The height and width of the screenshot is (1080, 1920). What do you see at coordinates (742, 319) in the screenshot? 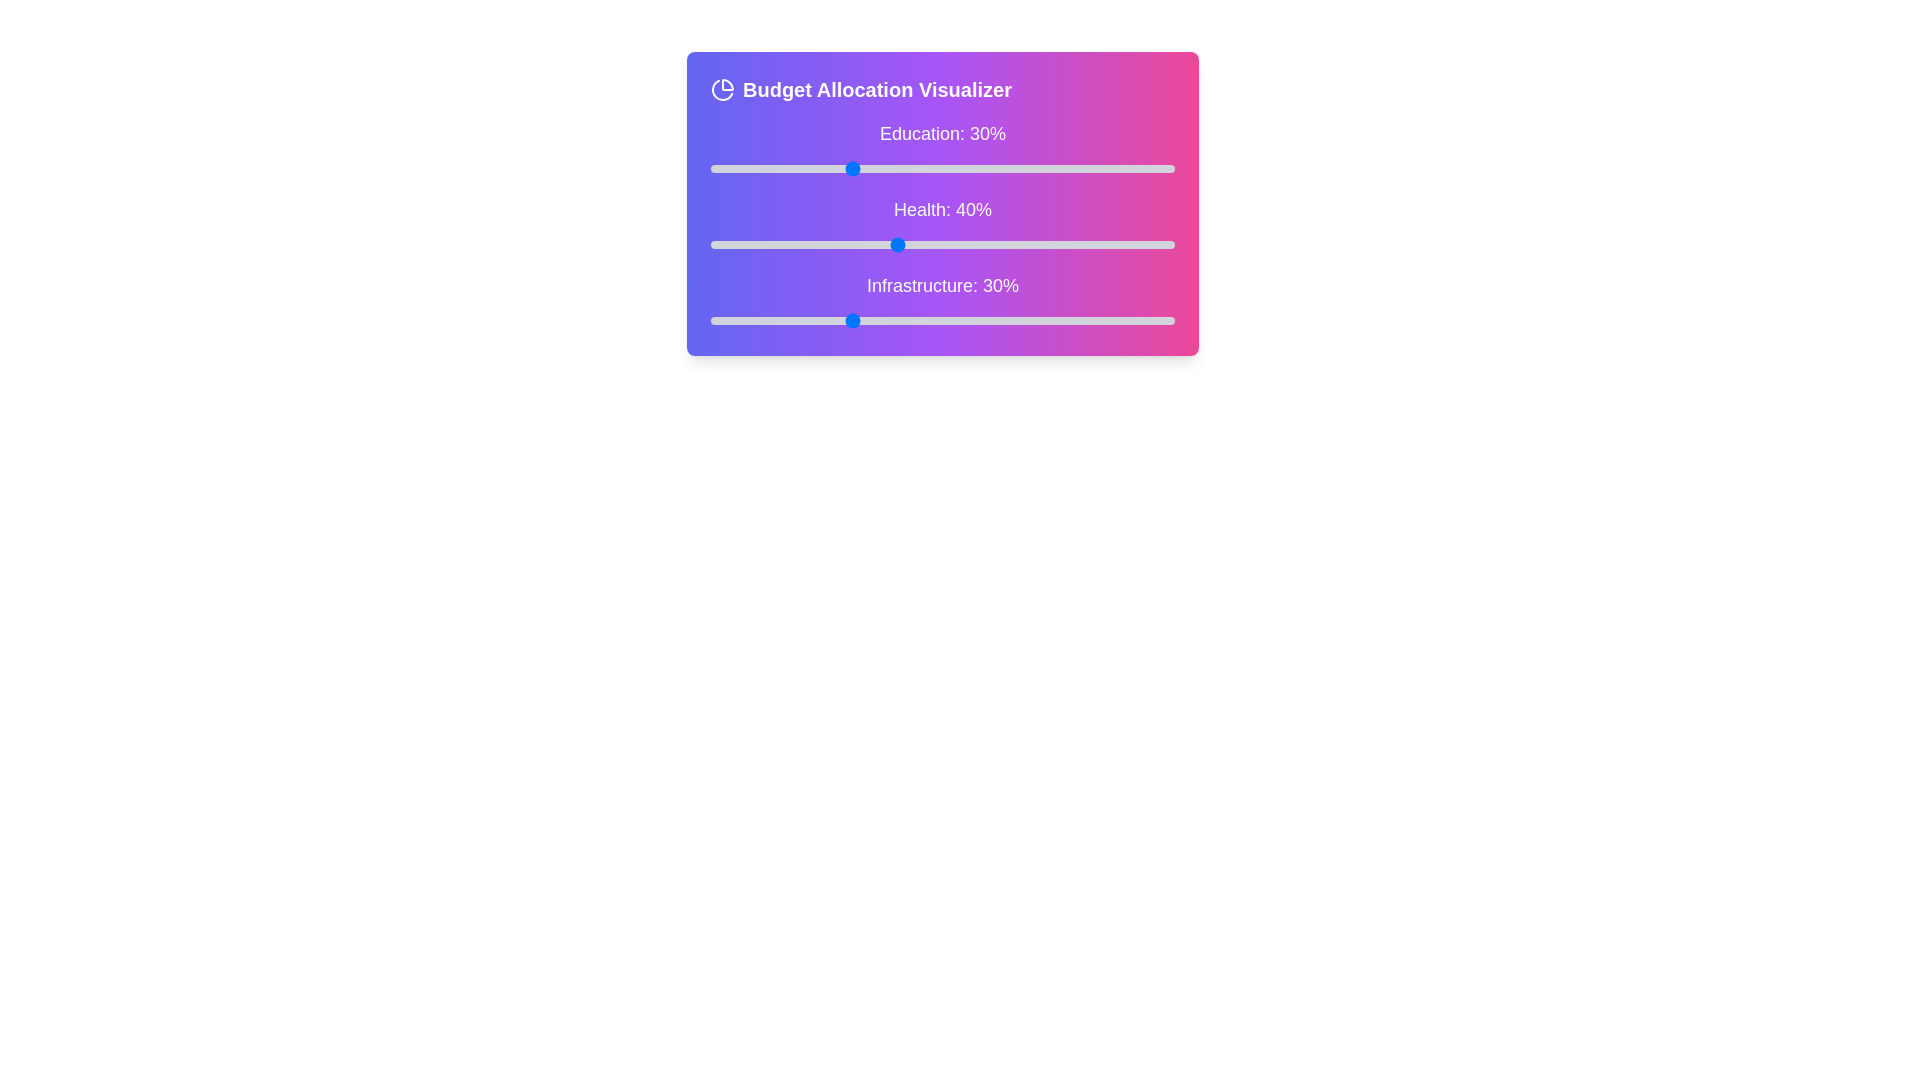
I see `'Infrastructure' percentage` at bounding box center [742, 319].